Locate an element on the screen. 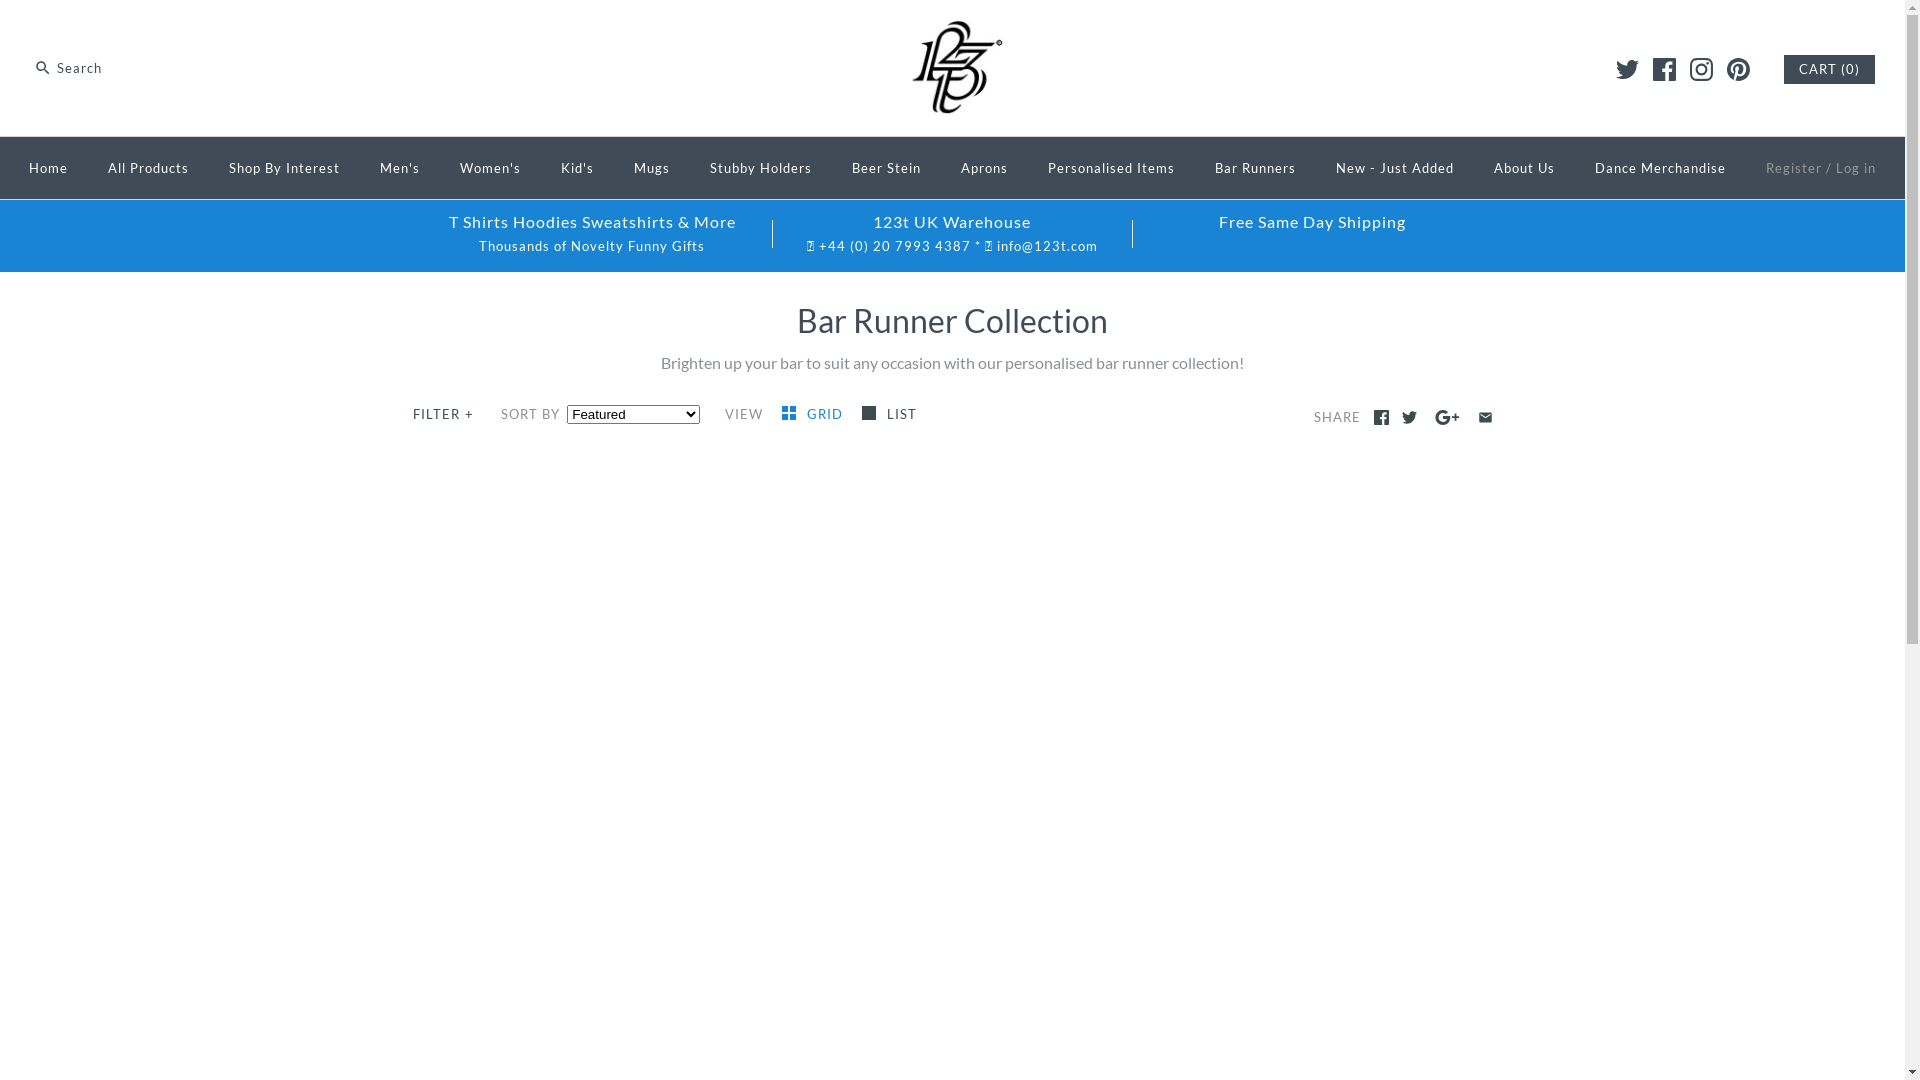  'Kid's' is located at coordinates (576, 167).